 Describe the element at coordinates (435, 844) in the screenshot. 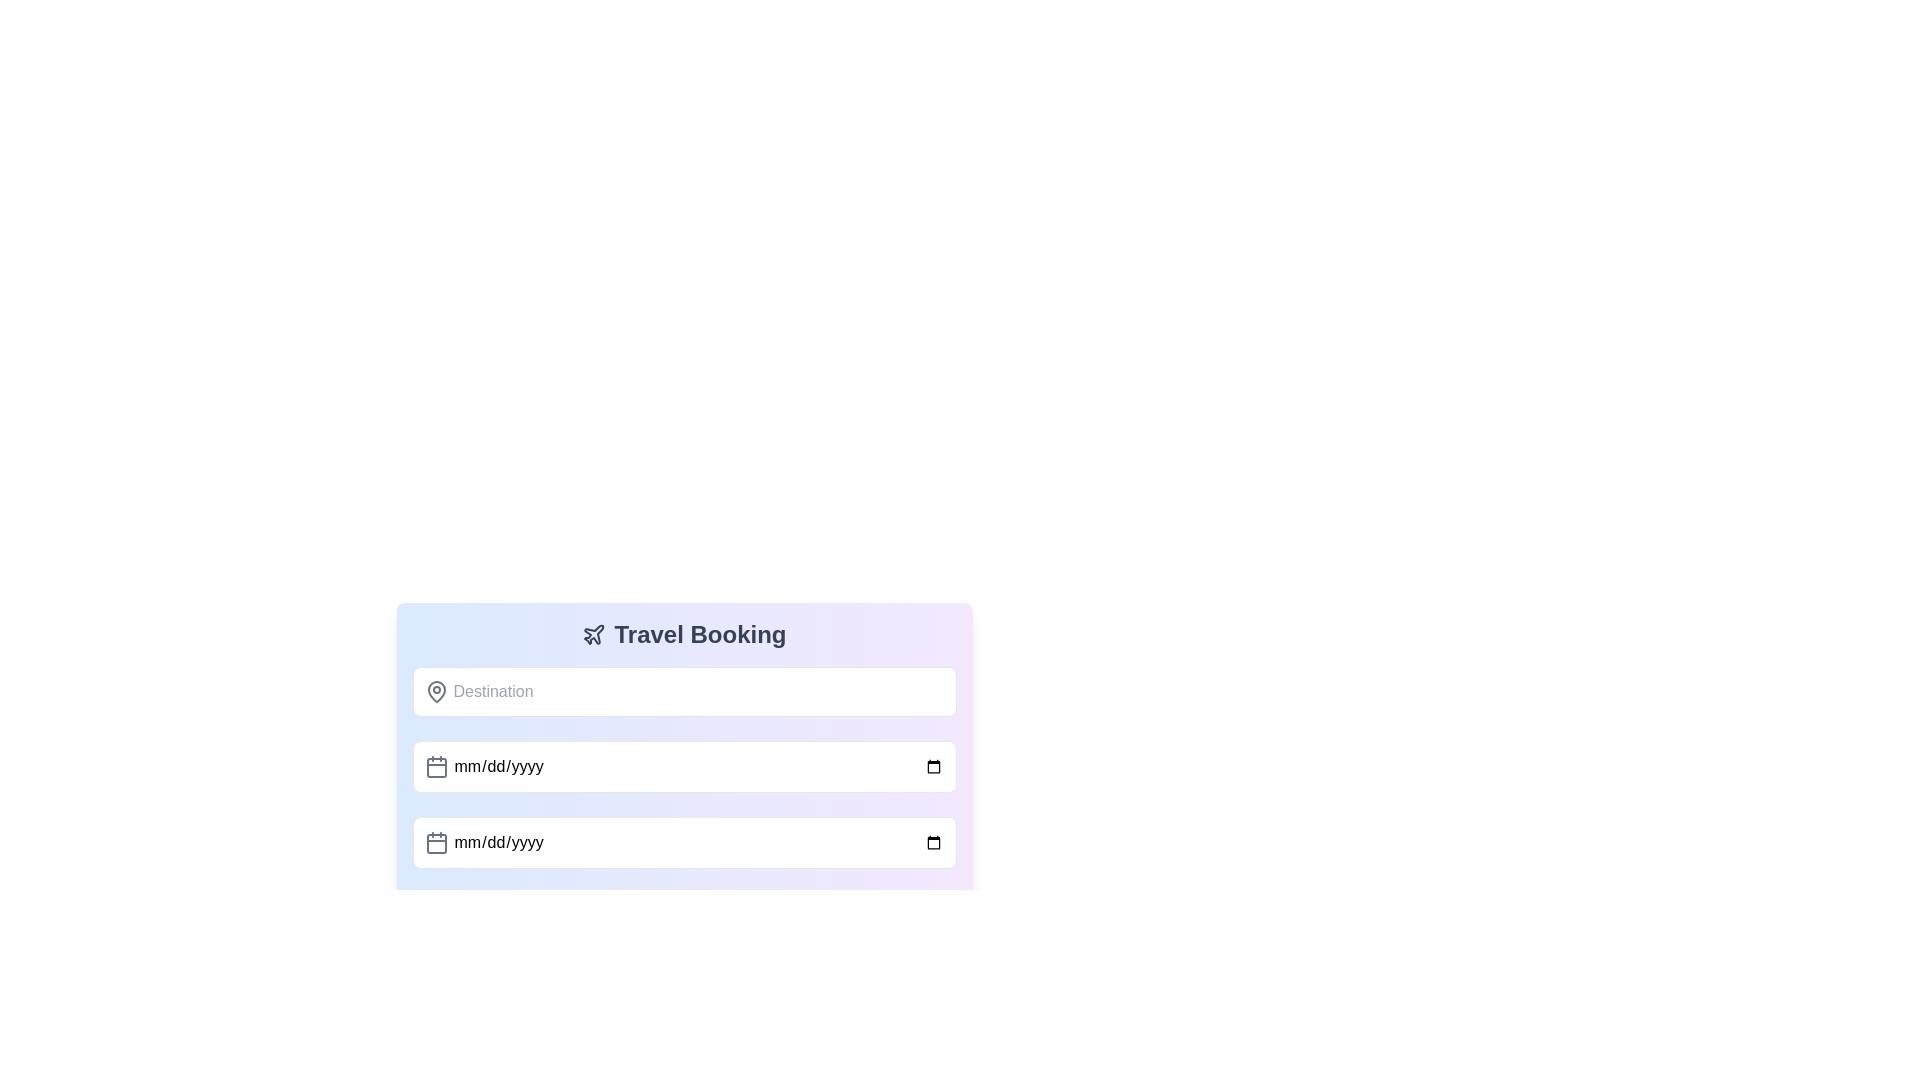

I see `the square calendar icon with rounded corners and horizontal lines, located near the lower input field of the 'Travel Booking' form` at that location.